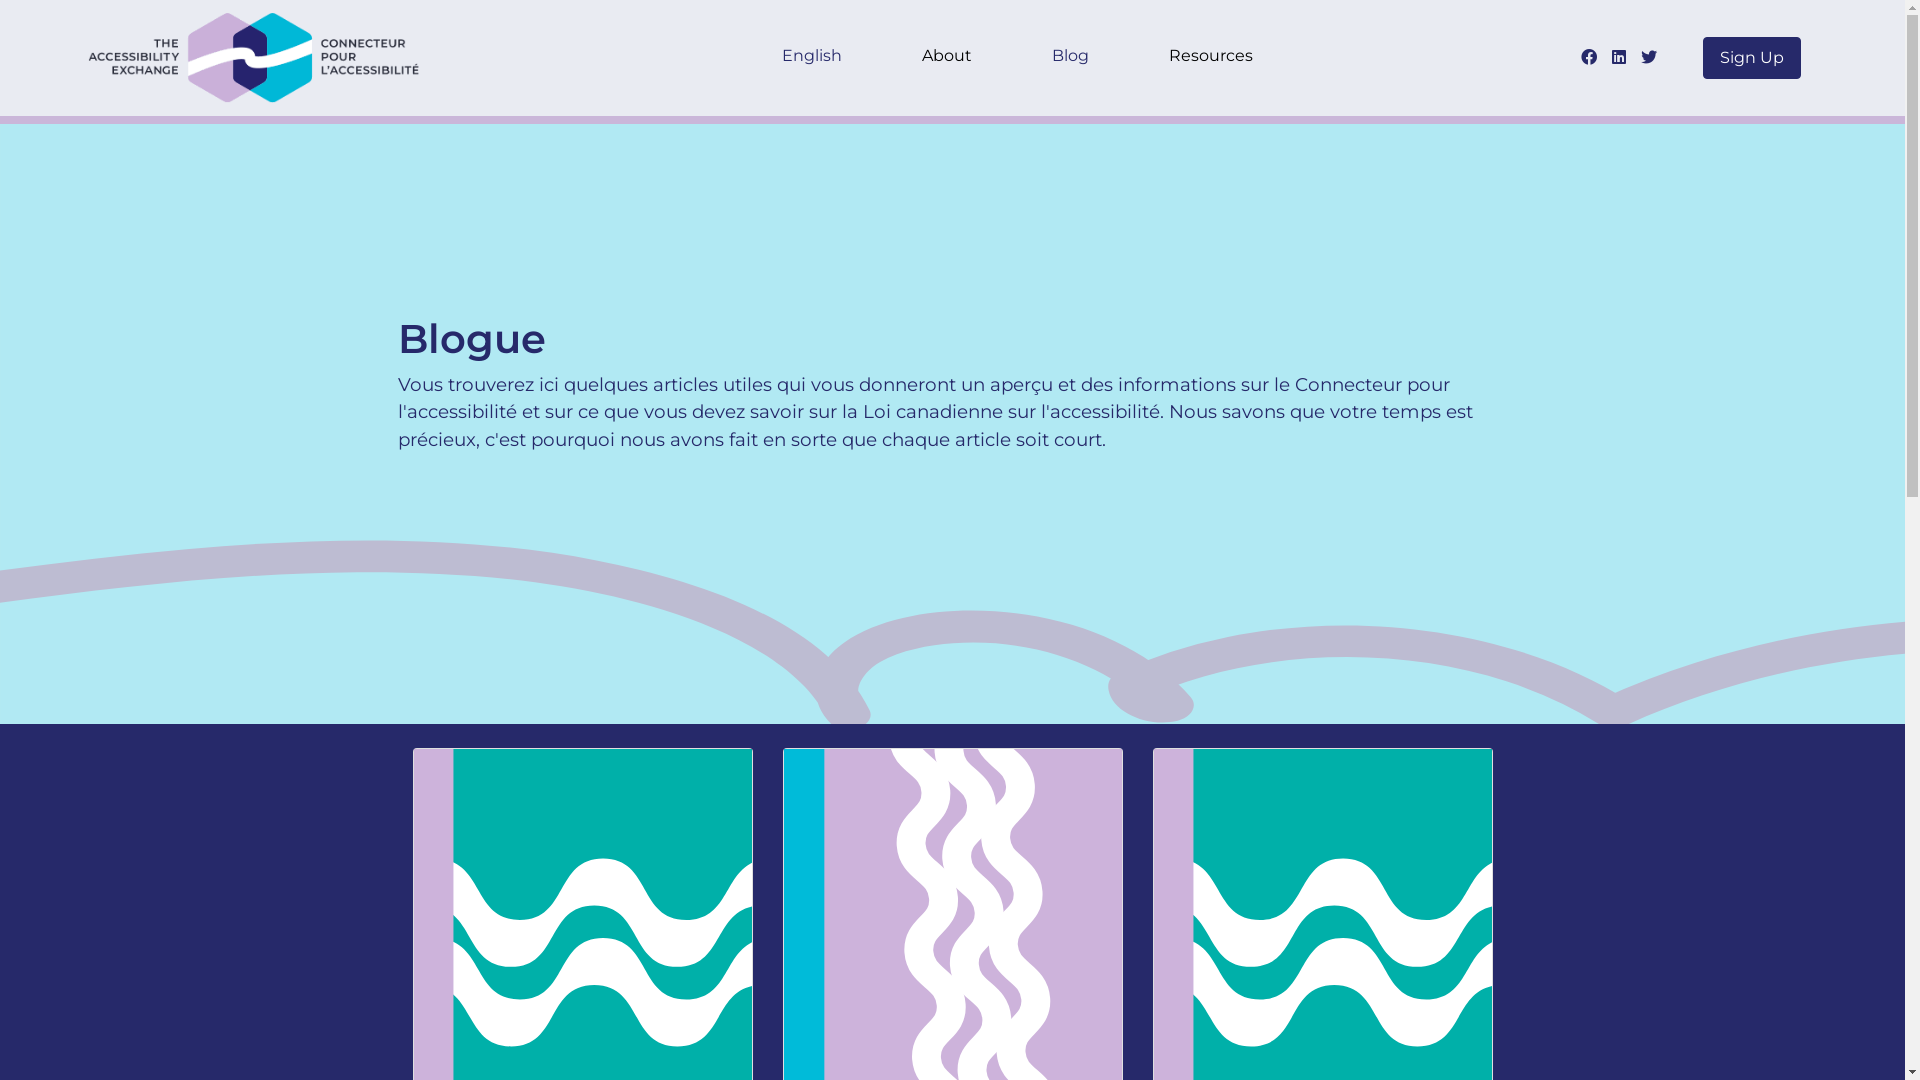  Describe the element at coordinates (945, 57) in the screenshot. I see `'About'` at that location.